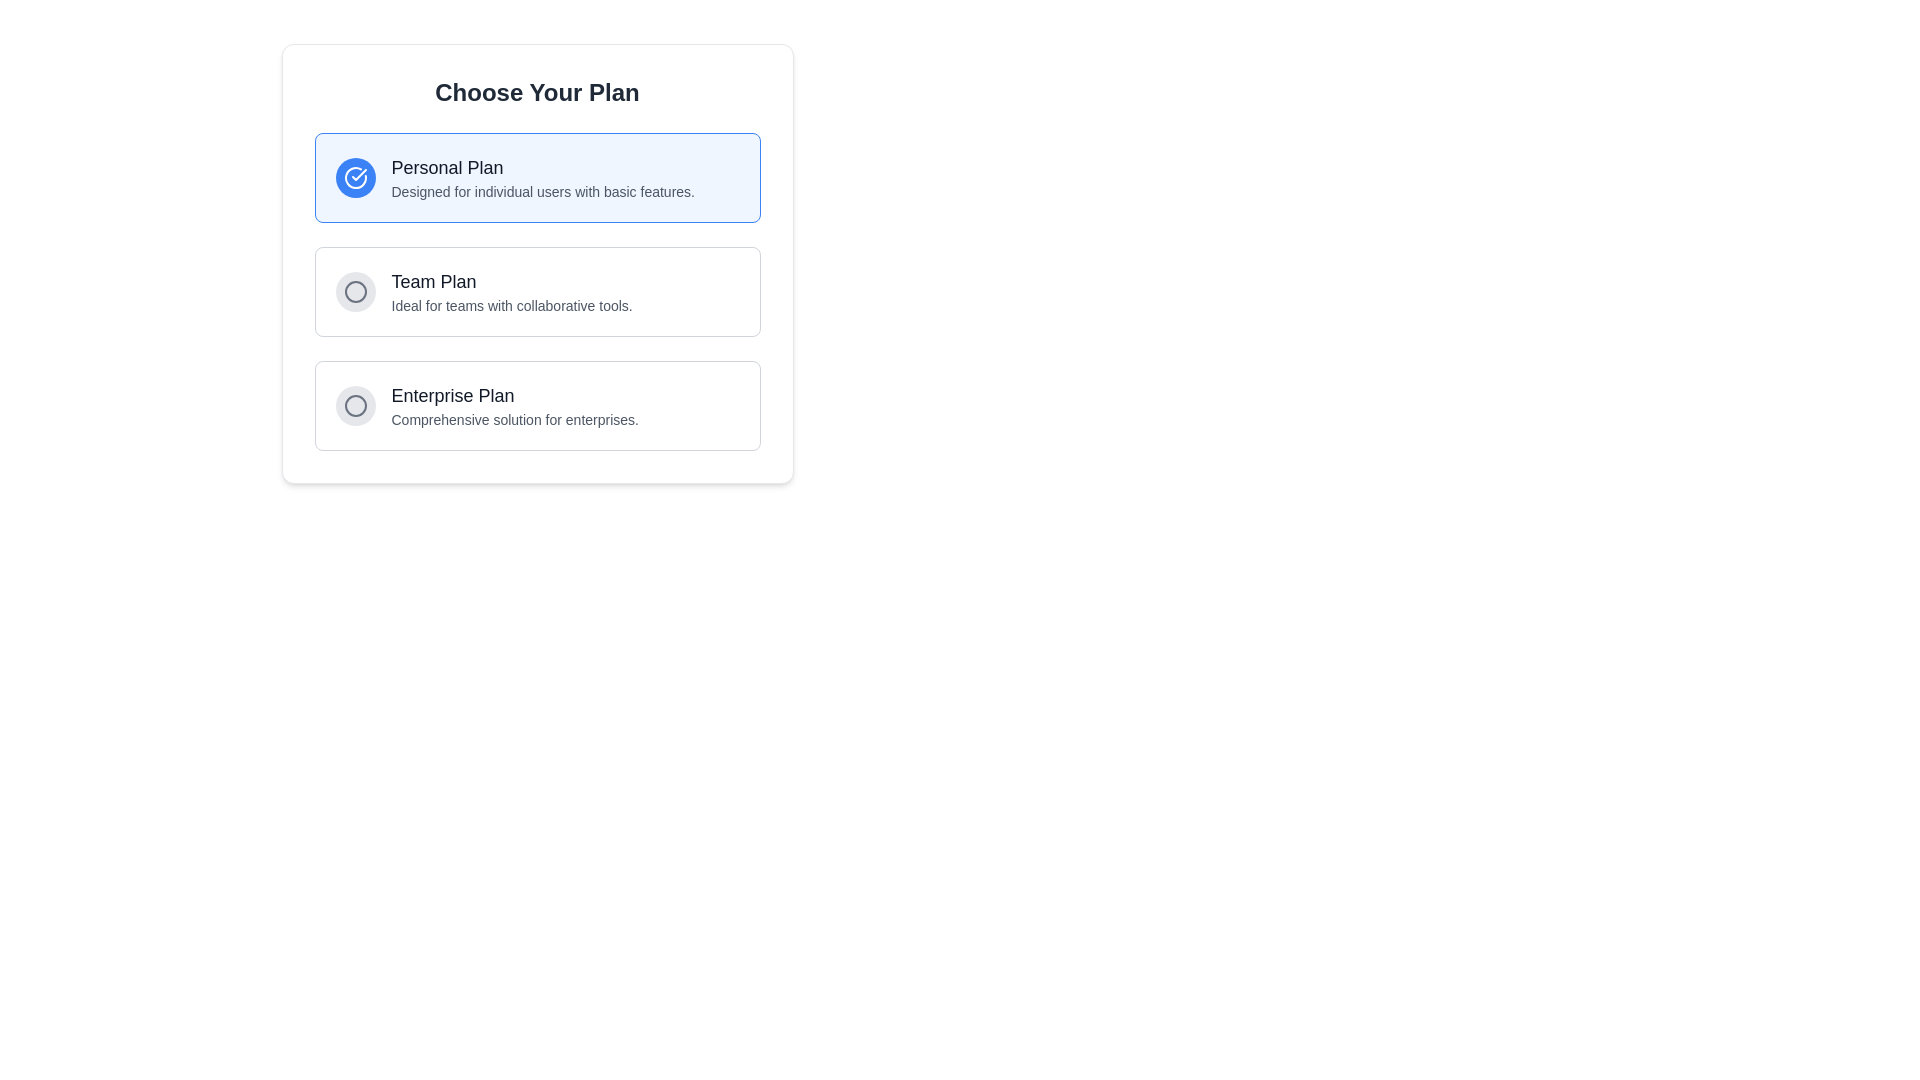 This screenshot has height=1080, width=1920. I want to click on the blue circular button with a white checkmark icon located at the top-left corner of the 'Personal Plan' card in the 'Choose Your Plan' section, so click(355, 176).